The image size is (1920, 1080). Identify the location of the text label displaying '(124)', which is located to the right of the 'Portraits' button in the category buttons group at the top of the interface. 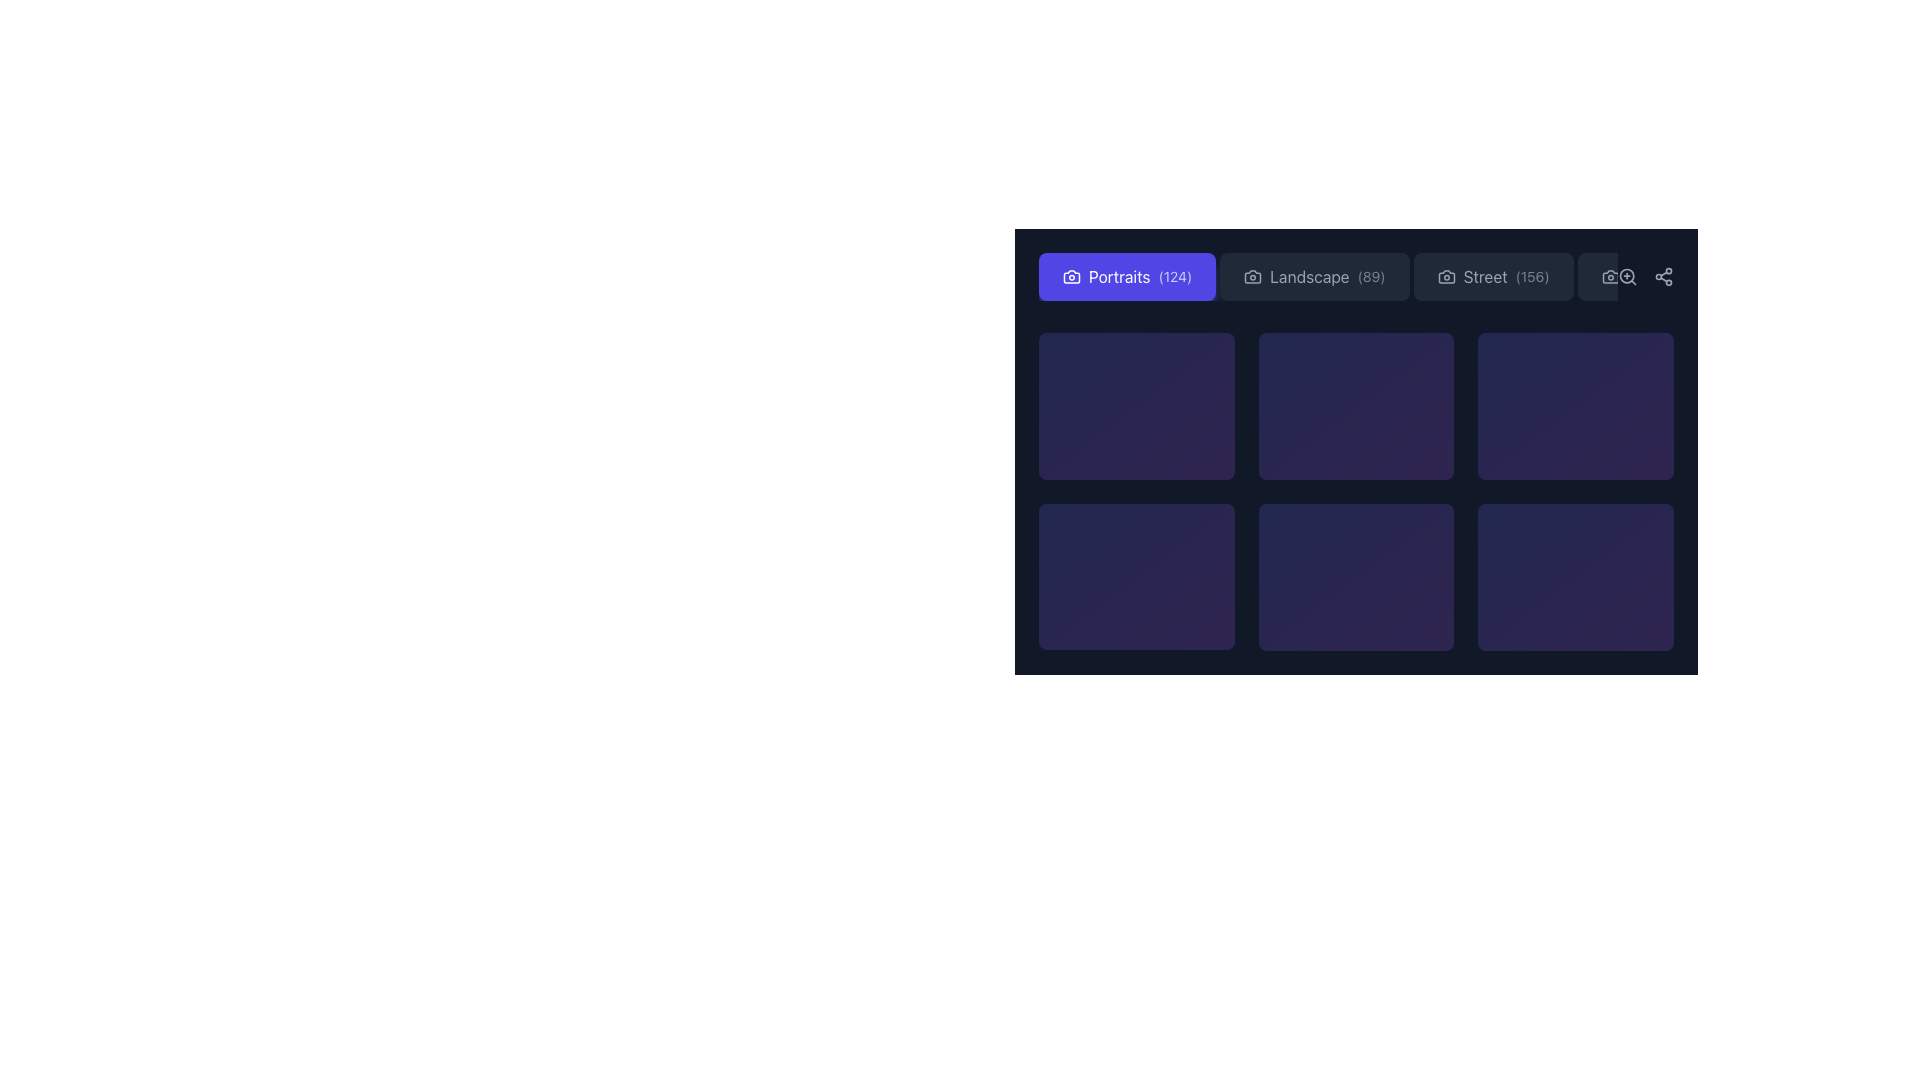
(1175, 277).